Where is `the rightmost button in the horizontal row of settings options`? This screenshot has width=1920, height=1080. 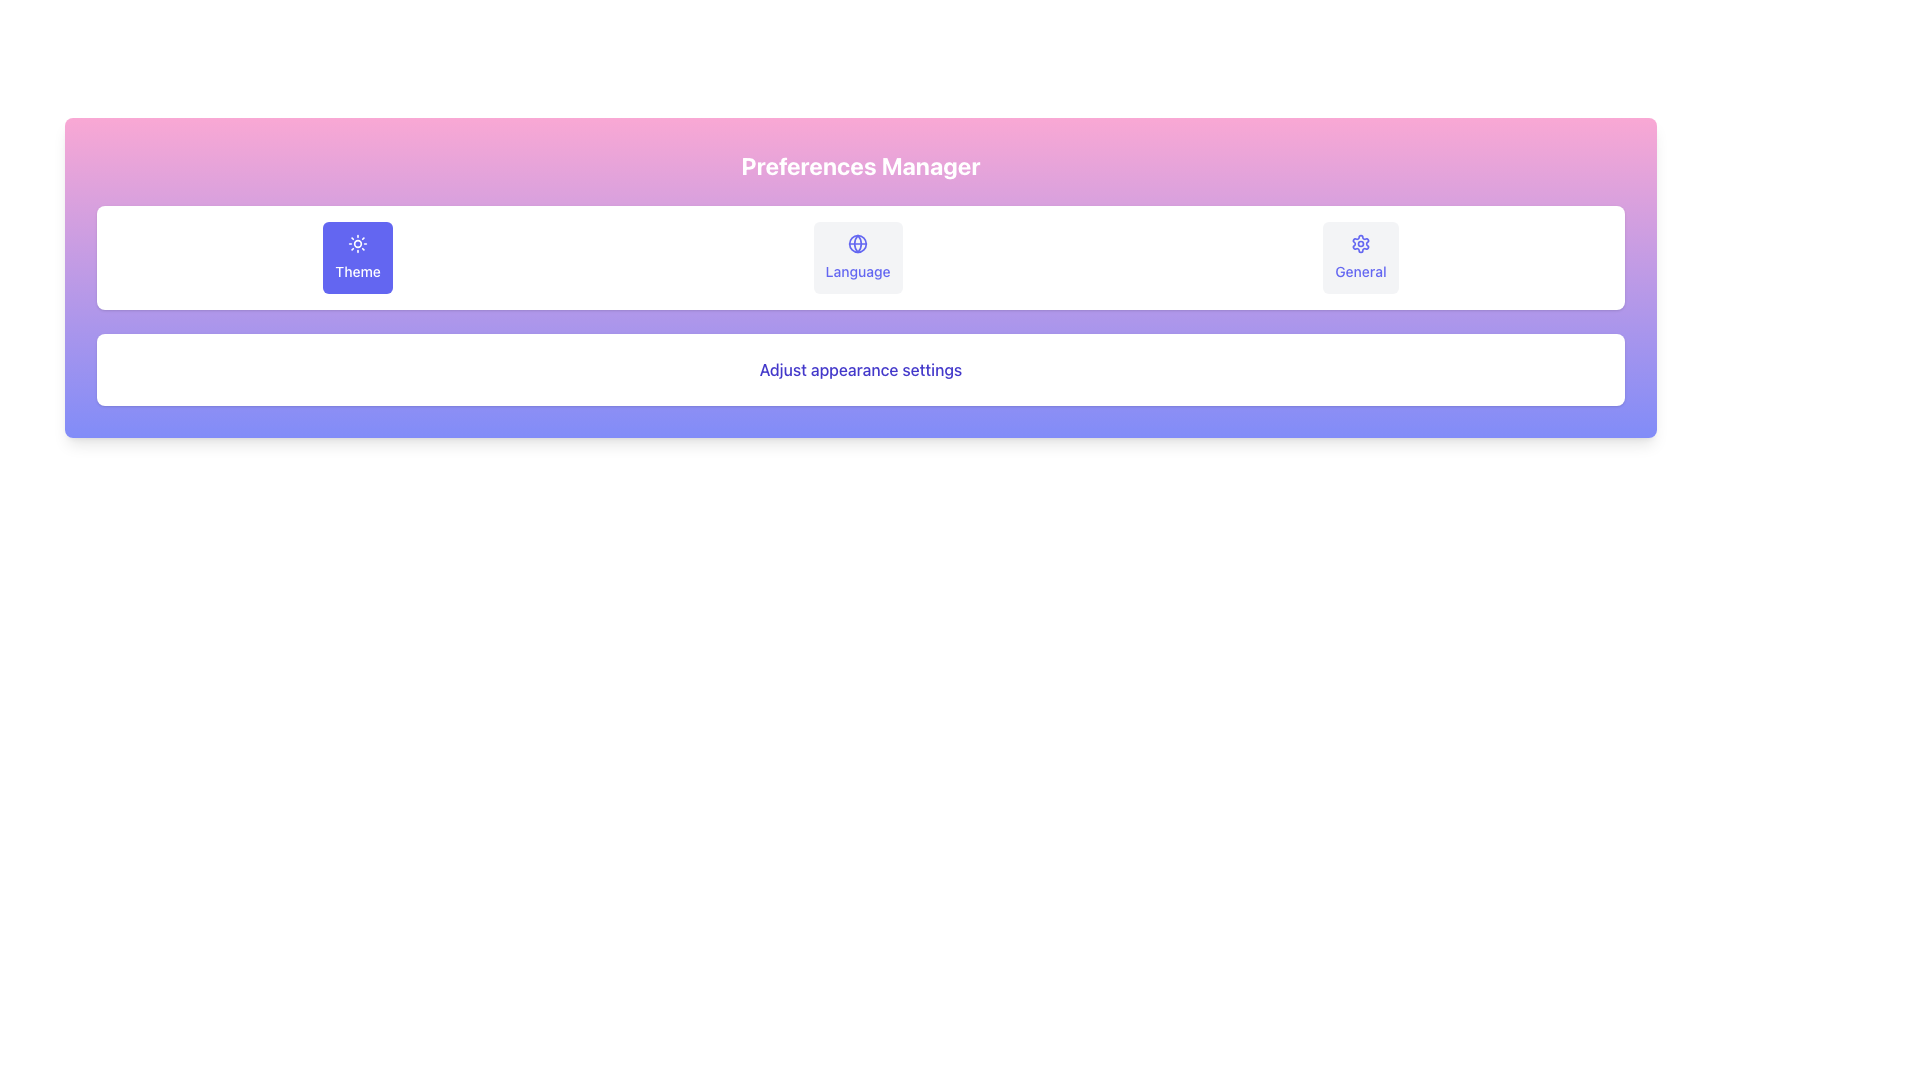 the rightmost button in the horizontal row of settings options is located at coordinates (1359, 257).